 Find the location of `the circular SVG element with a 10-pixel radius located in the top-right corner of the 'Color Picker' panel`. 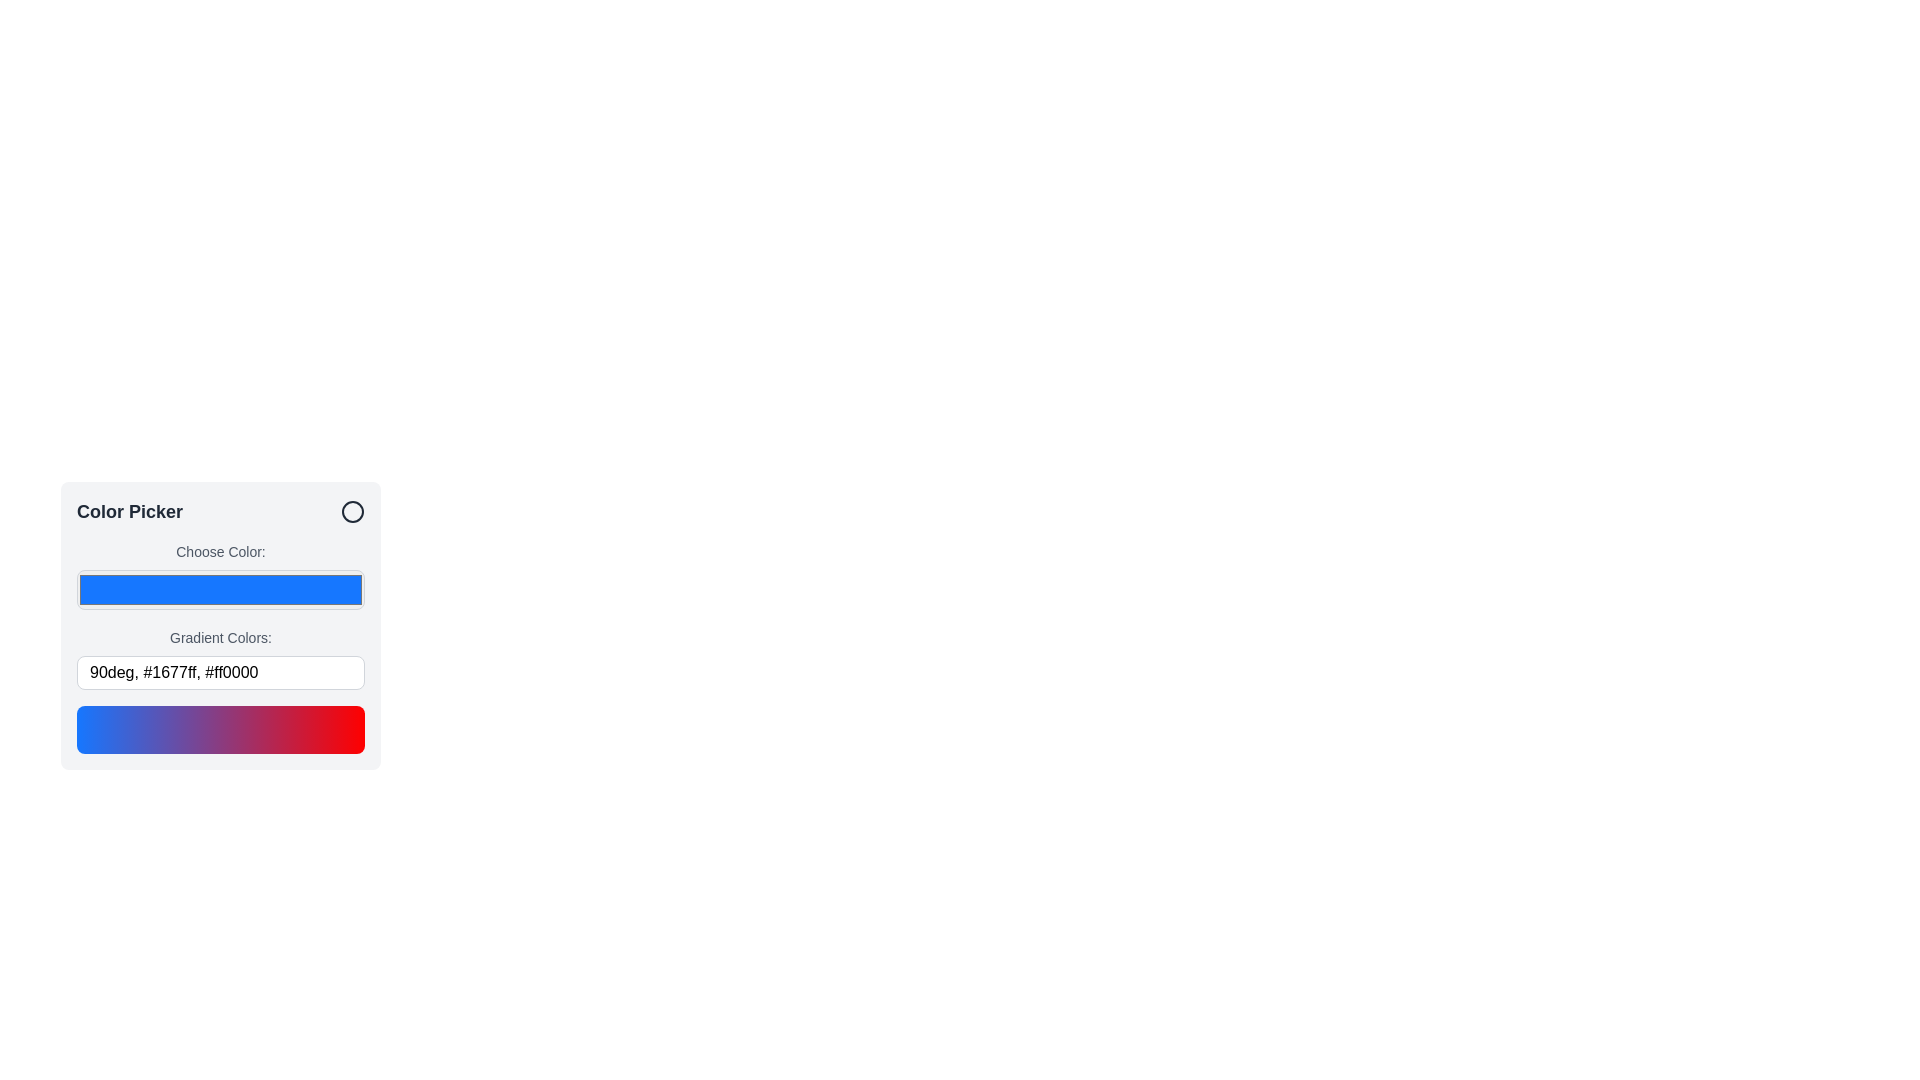

the circular SVG element with a 10-pixel radius located in the top-right corner of the 'Color Picker' panel is located at coordinates (353, 511).